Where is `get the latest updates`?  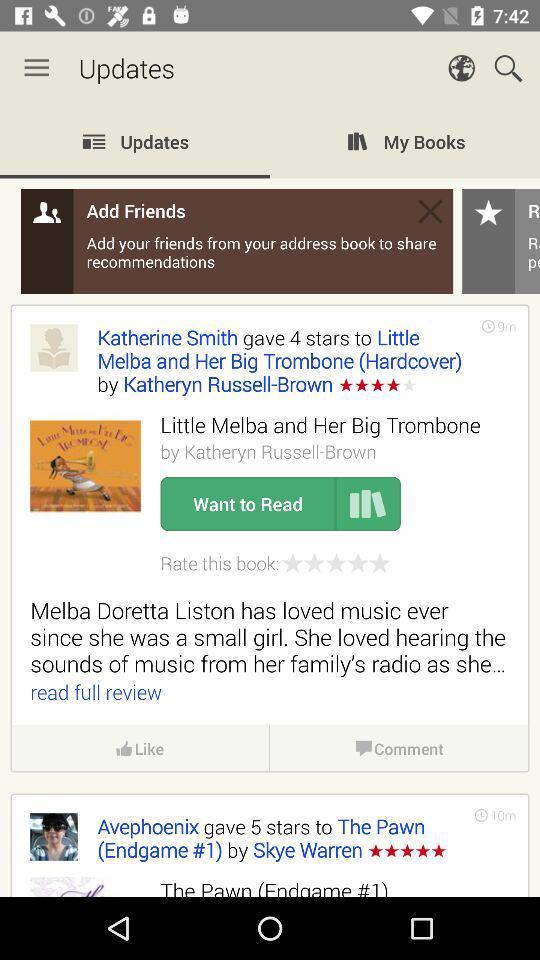
get the latest updates is located at coordinates (270, 500).